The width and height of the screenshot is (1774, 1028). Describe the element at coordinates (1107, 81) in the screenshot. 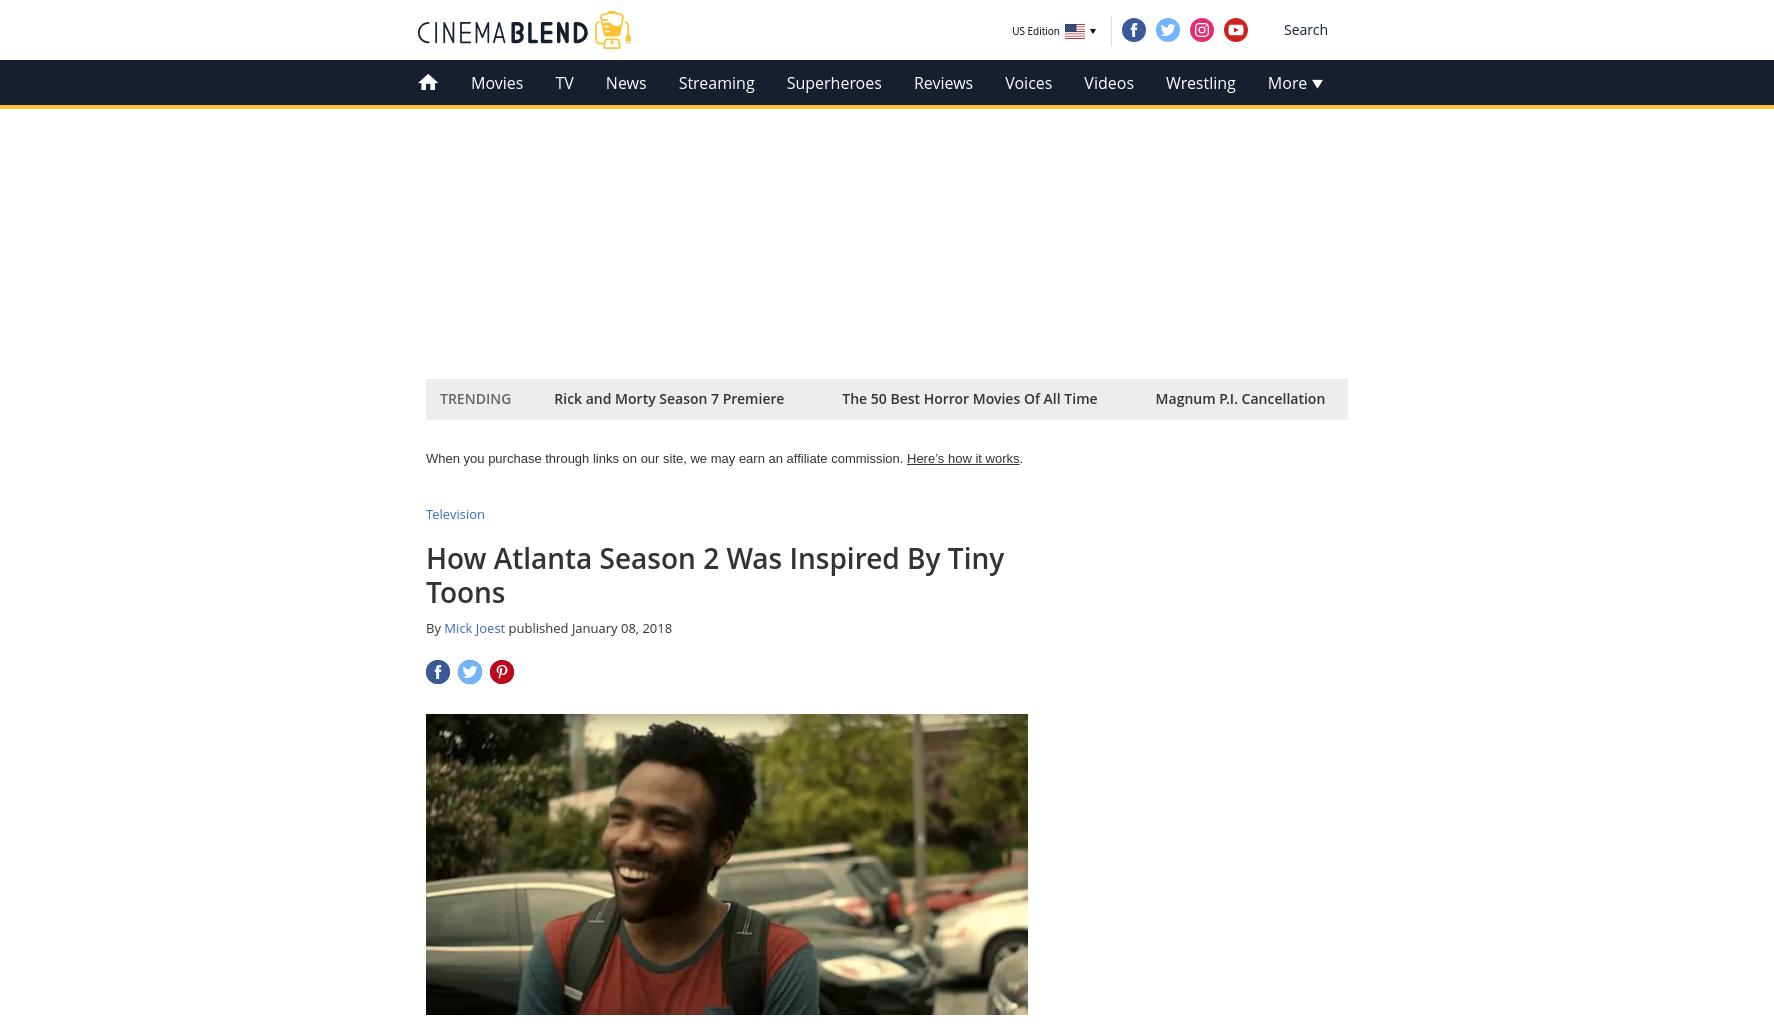

I see `'Videos'` at that location.